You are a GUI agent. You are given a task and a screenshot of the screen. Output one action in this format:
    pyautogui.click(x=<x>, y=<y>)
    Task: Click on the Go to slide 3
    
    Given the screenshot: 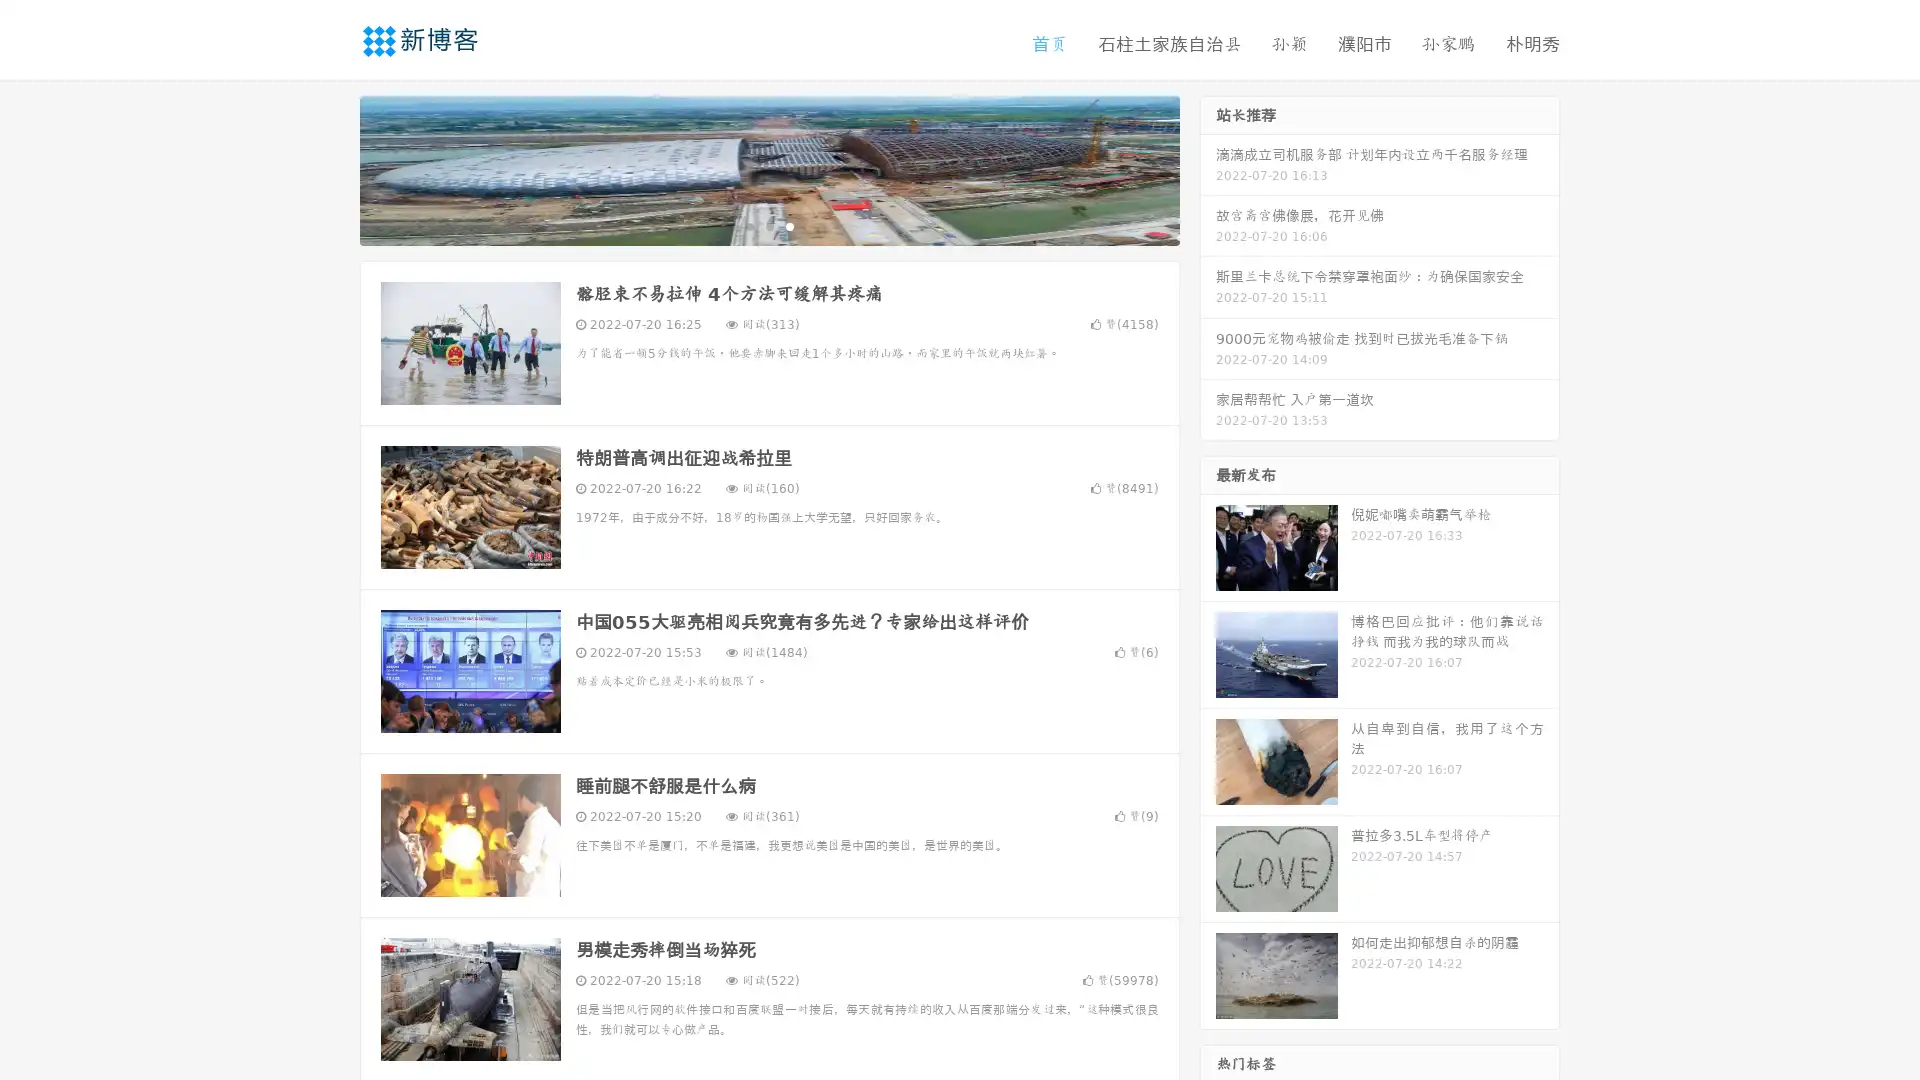 What is the action you would take?
    pyautogui.click(x=789, y=225)
    